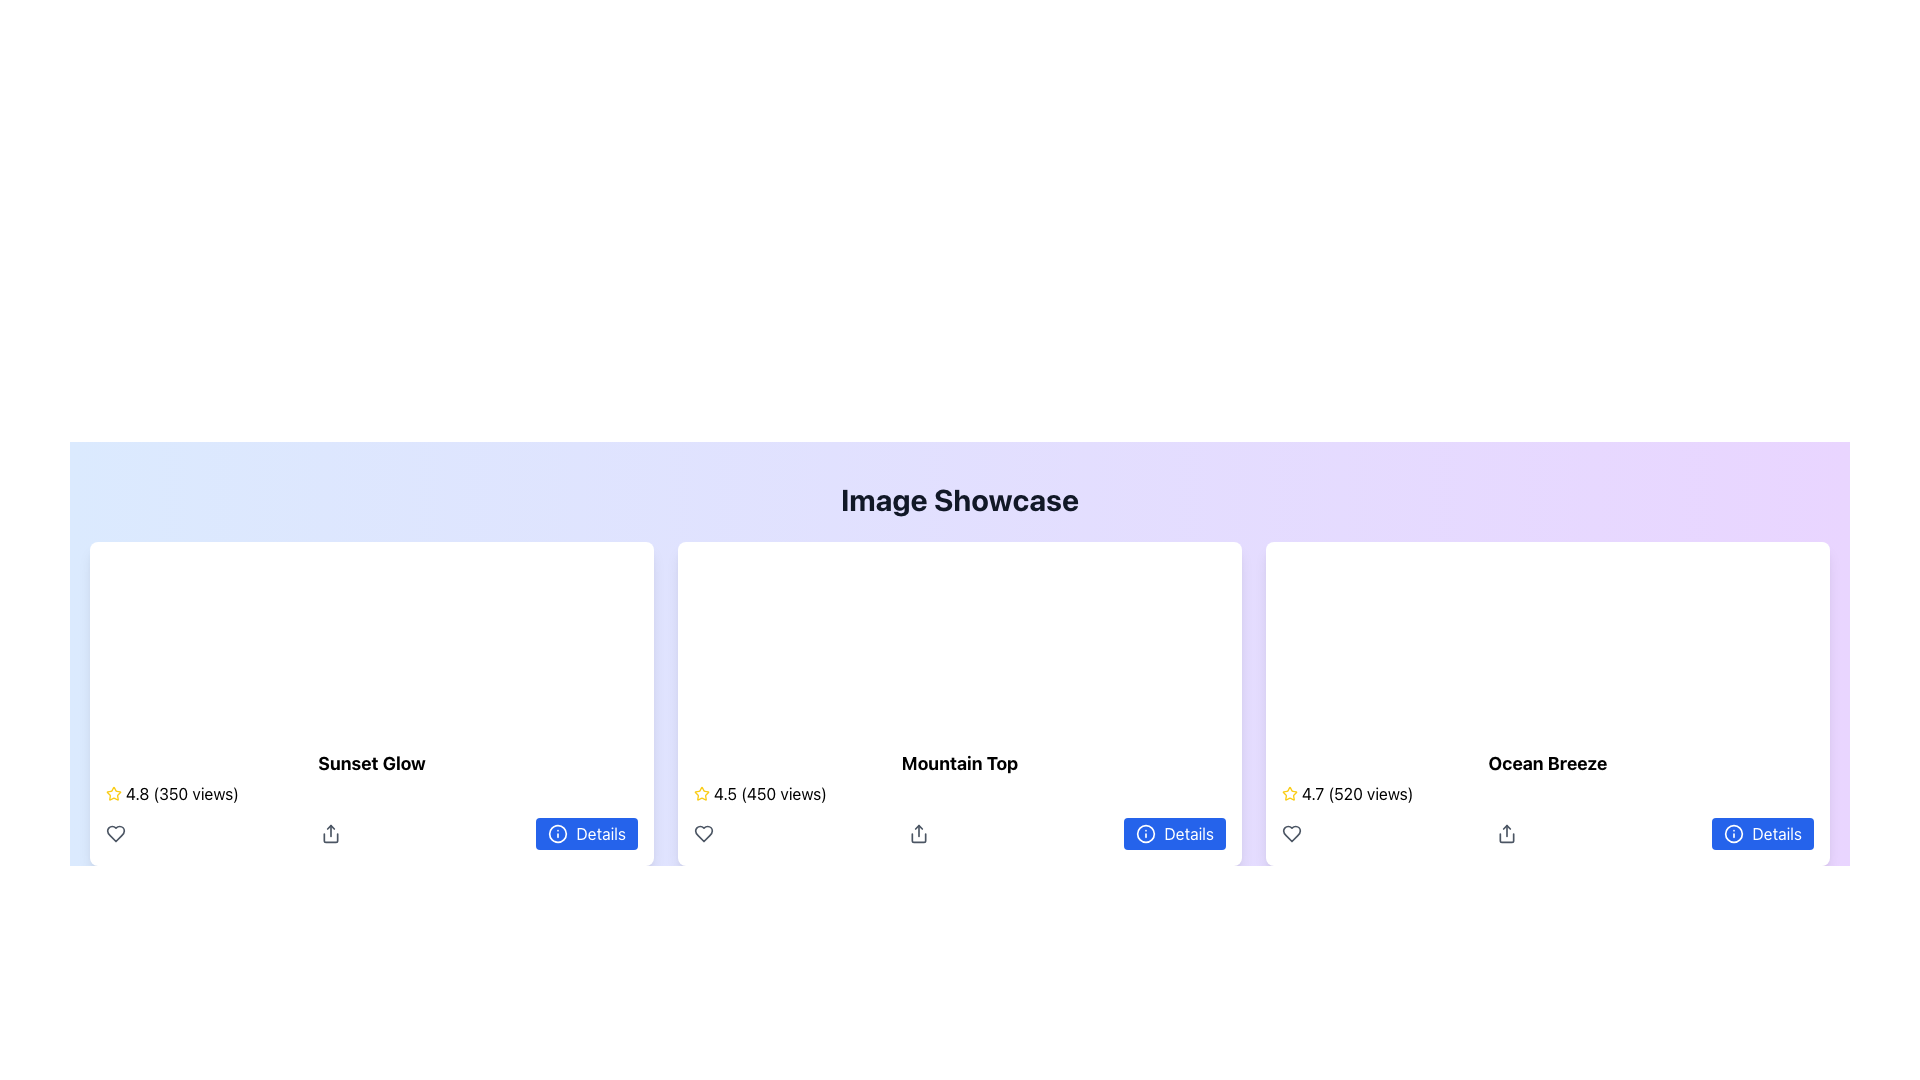 This screenshot has height=1080, width=1920. What do you see at coordinates (1290, 793) in the screenshot?
I see `the yellow star icon with a hollow center located adjacent to the text '4.7 (520 views)' in the Ocean Breeze card` at bounding box center [1290, 793].